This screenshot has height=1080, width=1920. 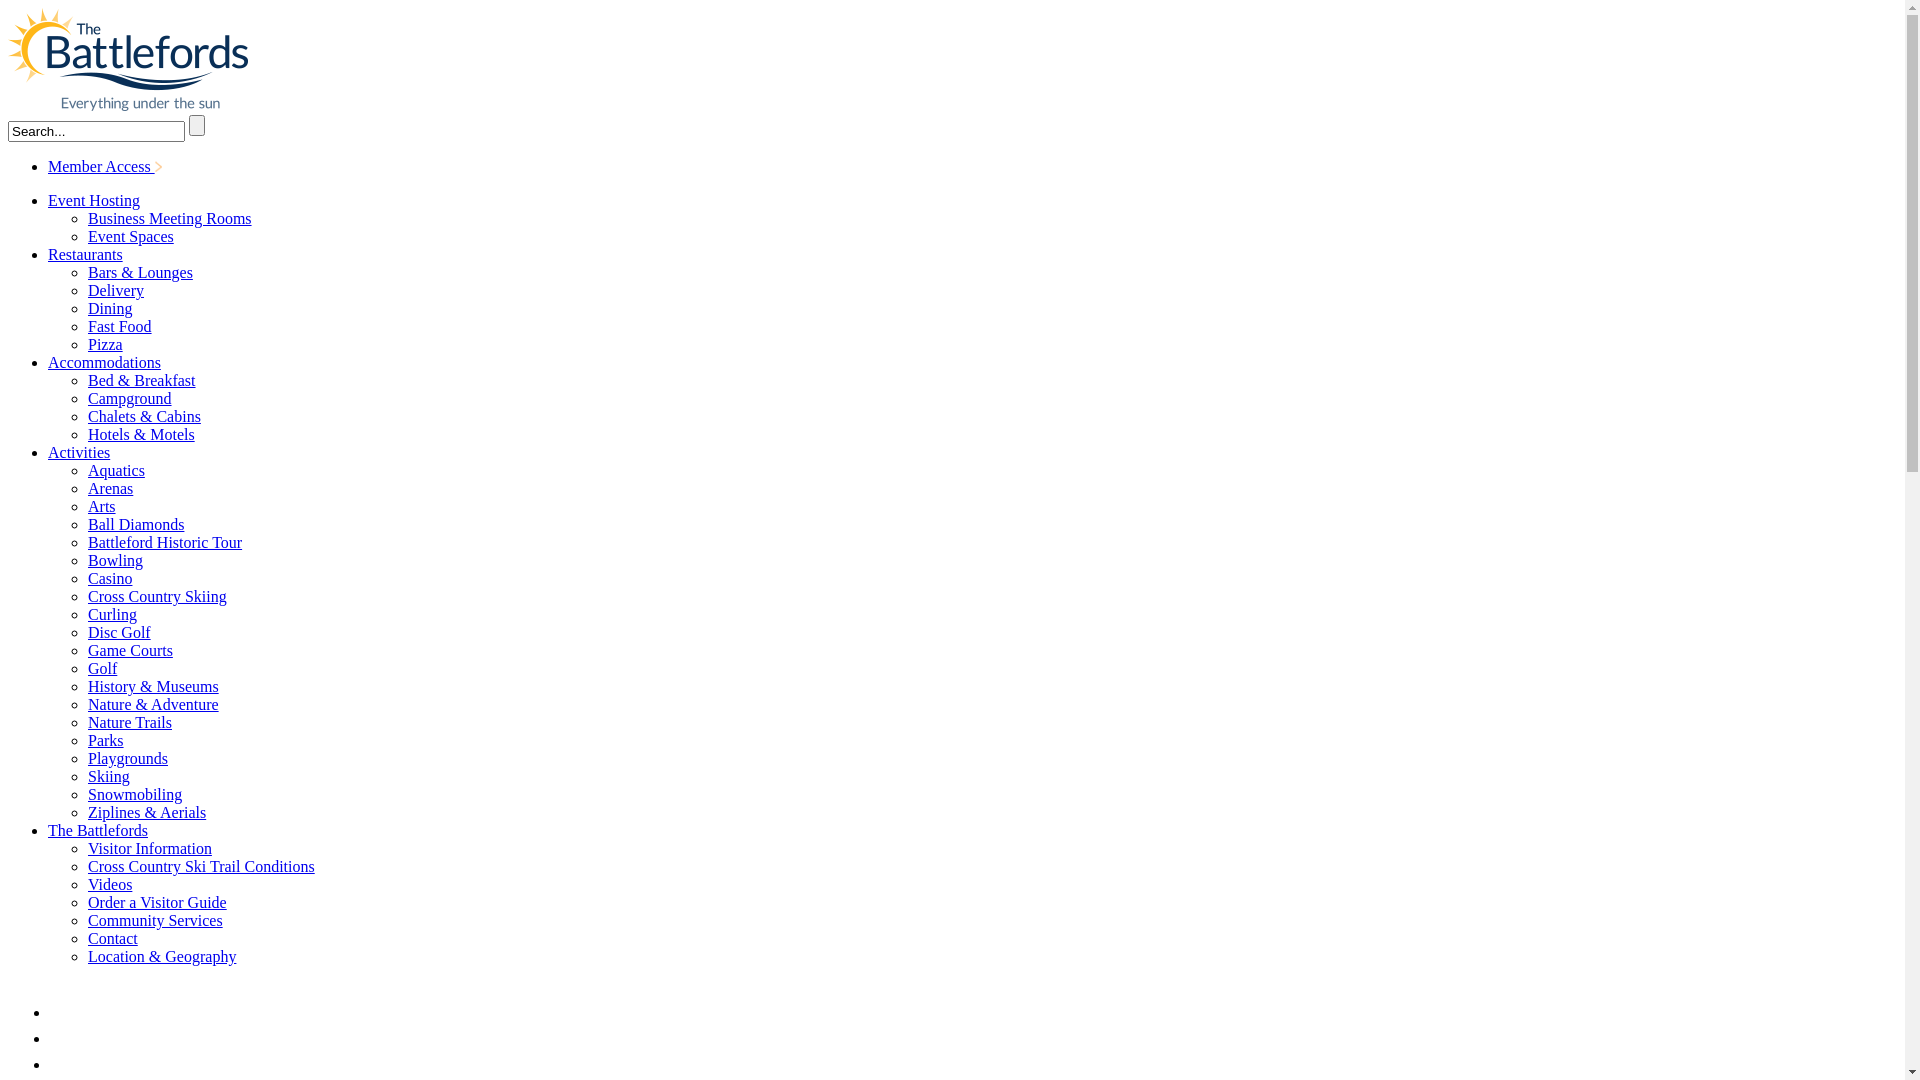 I want to click on 'Nature & Adventure', so click(x=152, y=703).